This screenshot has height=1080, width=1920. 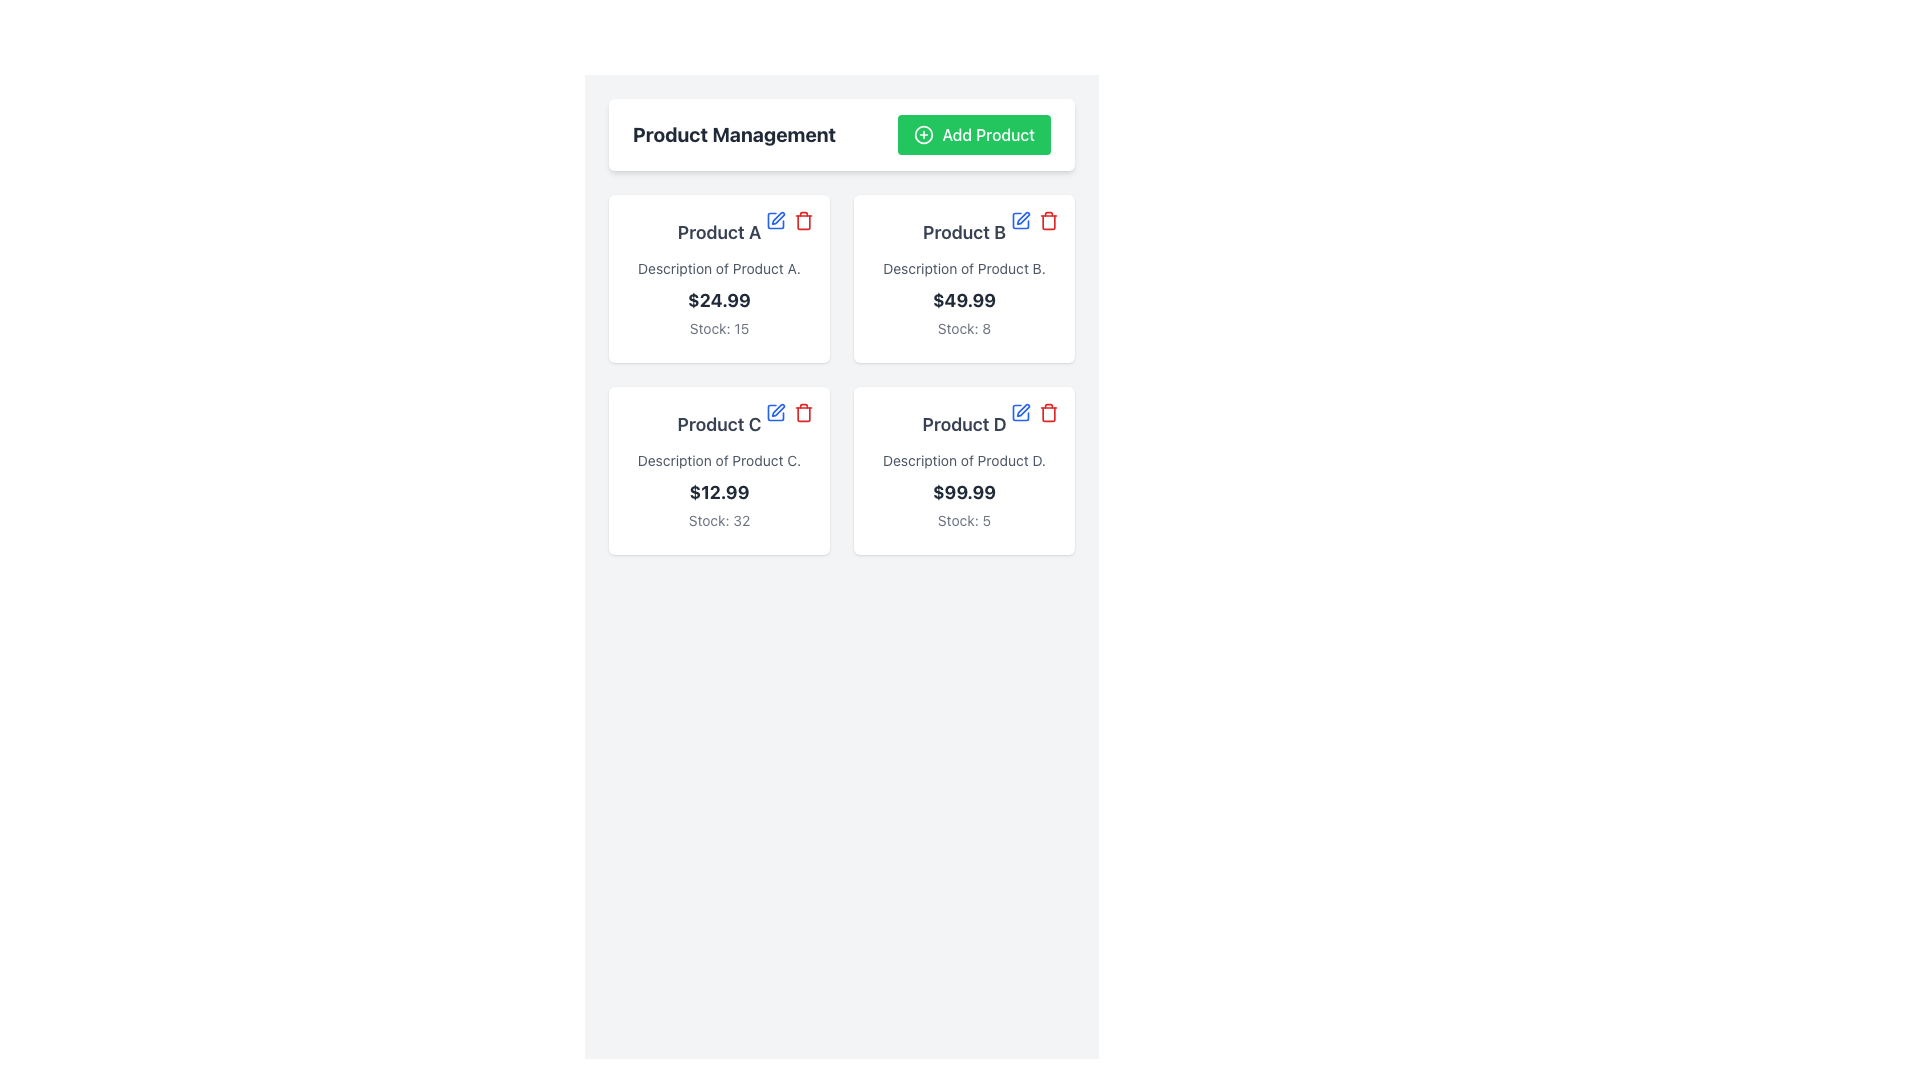 I want to click on price value displayed in the bold text label located in the fourth product card, positioned beneath 'Description of Product D.' and above 'Stock: 5.', so click(x=964, y=493).